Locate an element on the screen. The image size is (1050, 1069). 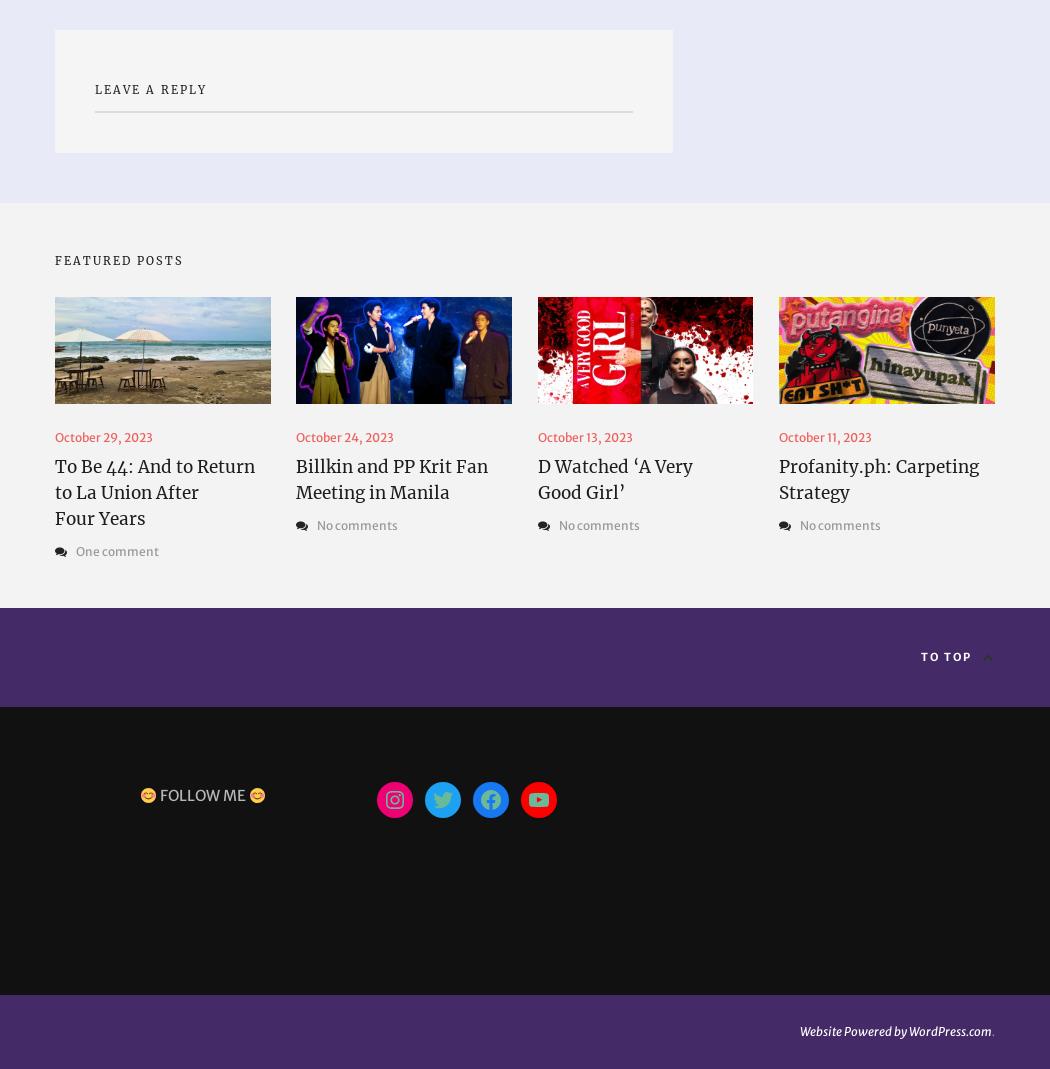
'To Be 44: And to Return to La Union After Four Years' is located at coordinates (154, 492).